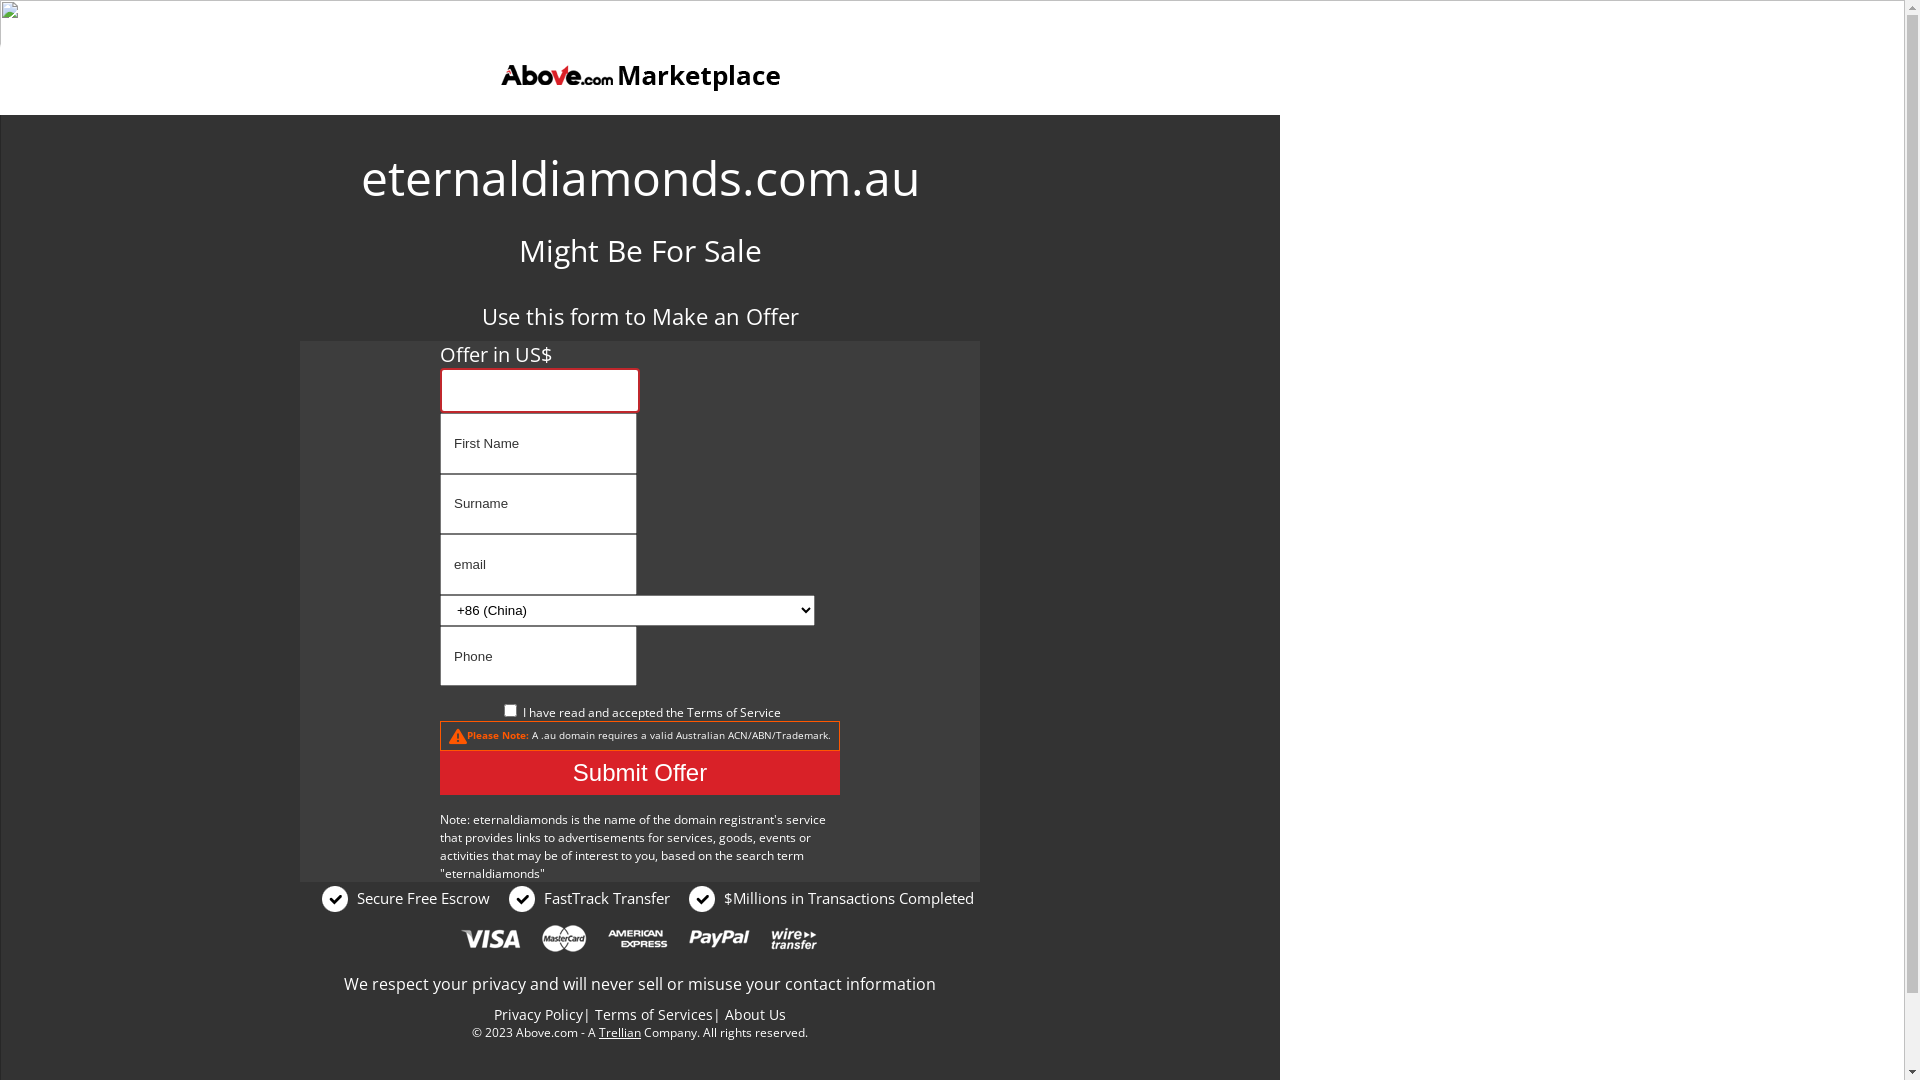  Describe the element at coordinates (618, 1032) in the screenshot. I see `'Trellian'` at that location.